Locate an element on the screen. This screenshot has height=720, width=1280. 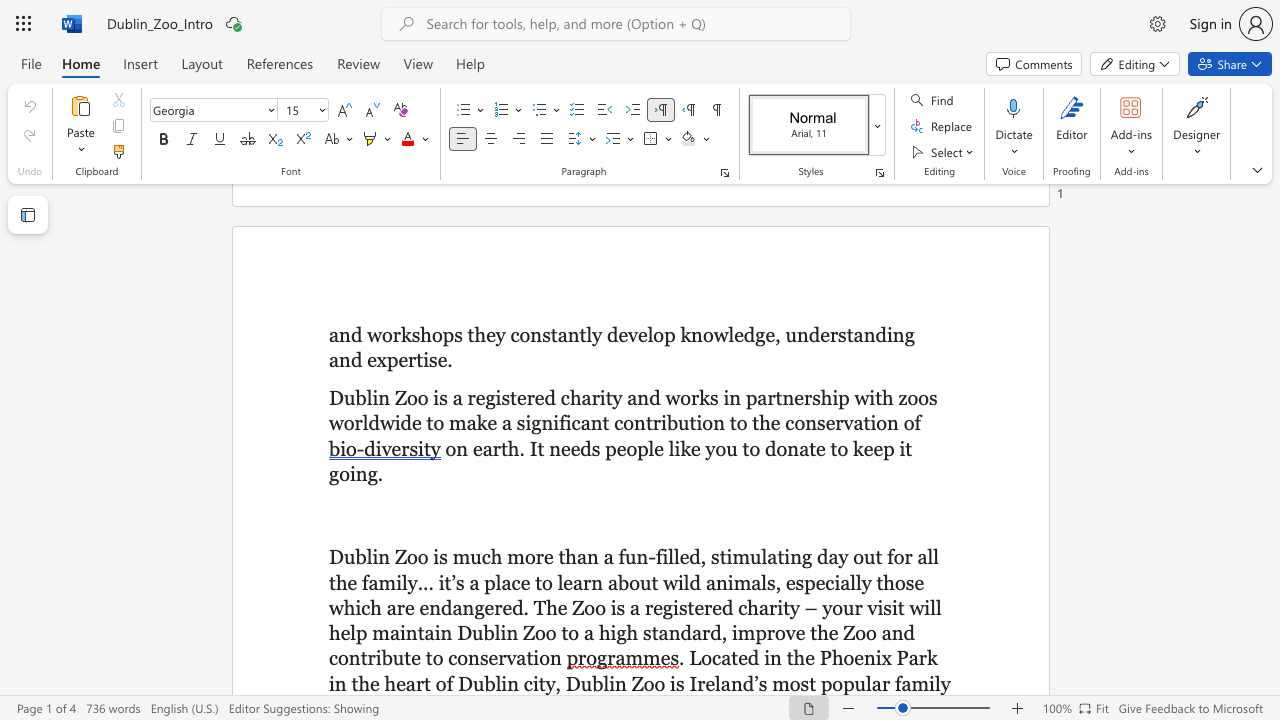
the subset text "am" within the text ". Located in the Phoenix Park in the heart of Dublin city, Dublin Zoo is Ireland’s most popular family" is located at coordinates (900, 682).